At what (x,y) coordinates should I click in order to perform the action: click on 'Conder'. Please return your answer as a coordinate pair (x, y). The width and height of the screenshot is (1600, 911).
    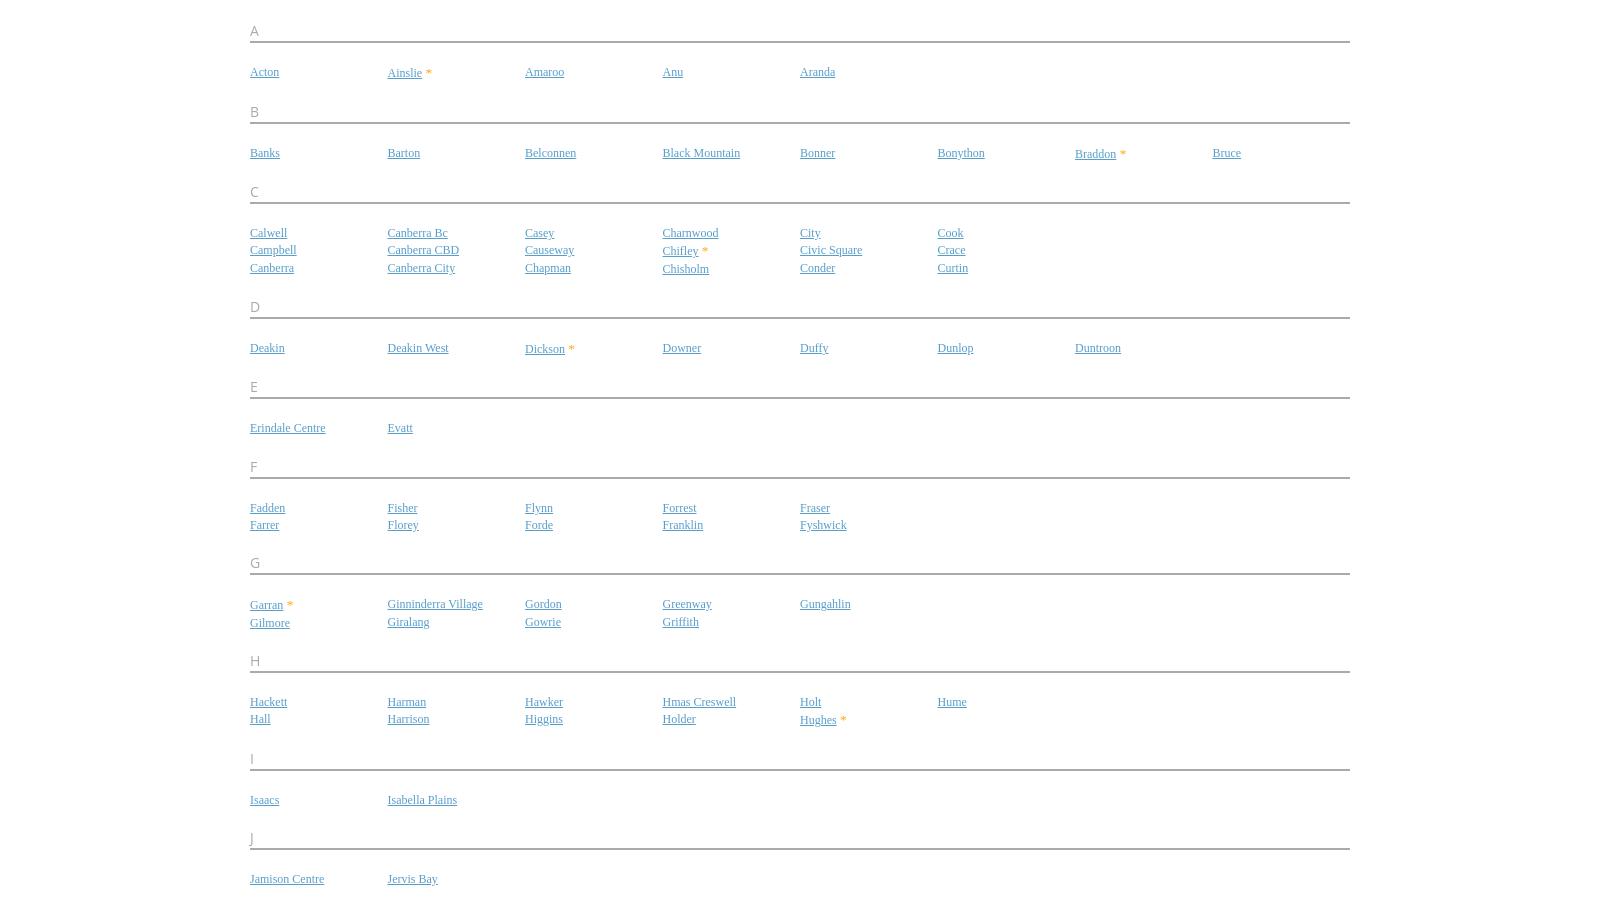
    Looking at the image, I should click on (816, 266).